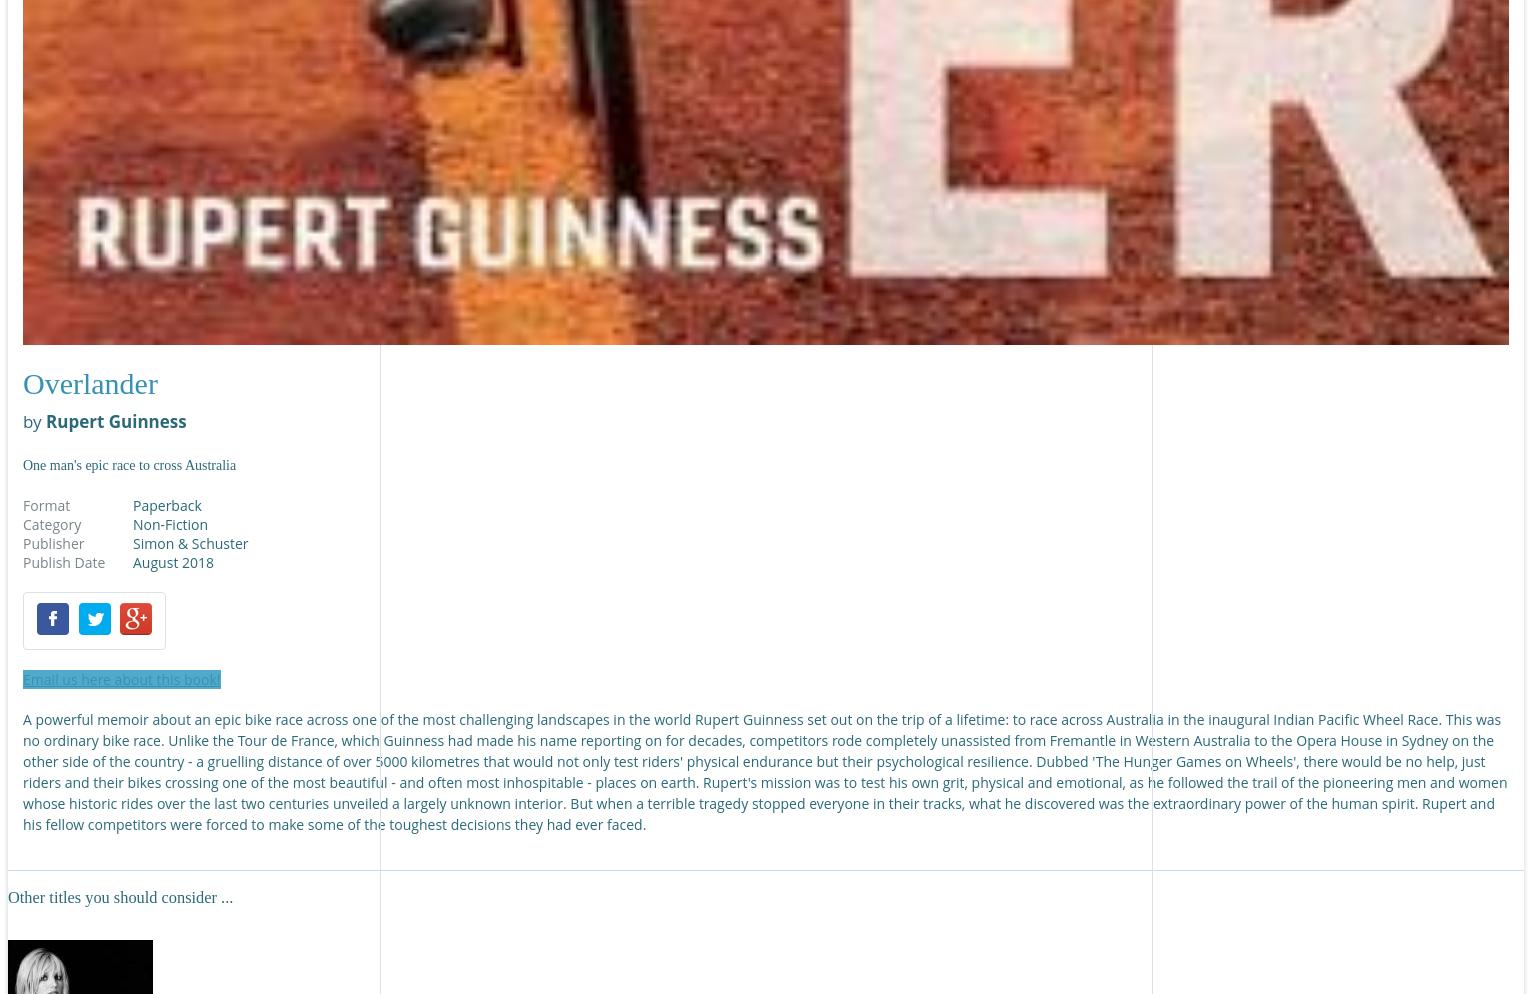  I want to click on 'One man's epic race to cross Australia', so click(128, 463).